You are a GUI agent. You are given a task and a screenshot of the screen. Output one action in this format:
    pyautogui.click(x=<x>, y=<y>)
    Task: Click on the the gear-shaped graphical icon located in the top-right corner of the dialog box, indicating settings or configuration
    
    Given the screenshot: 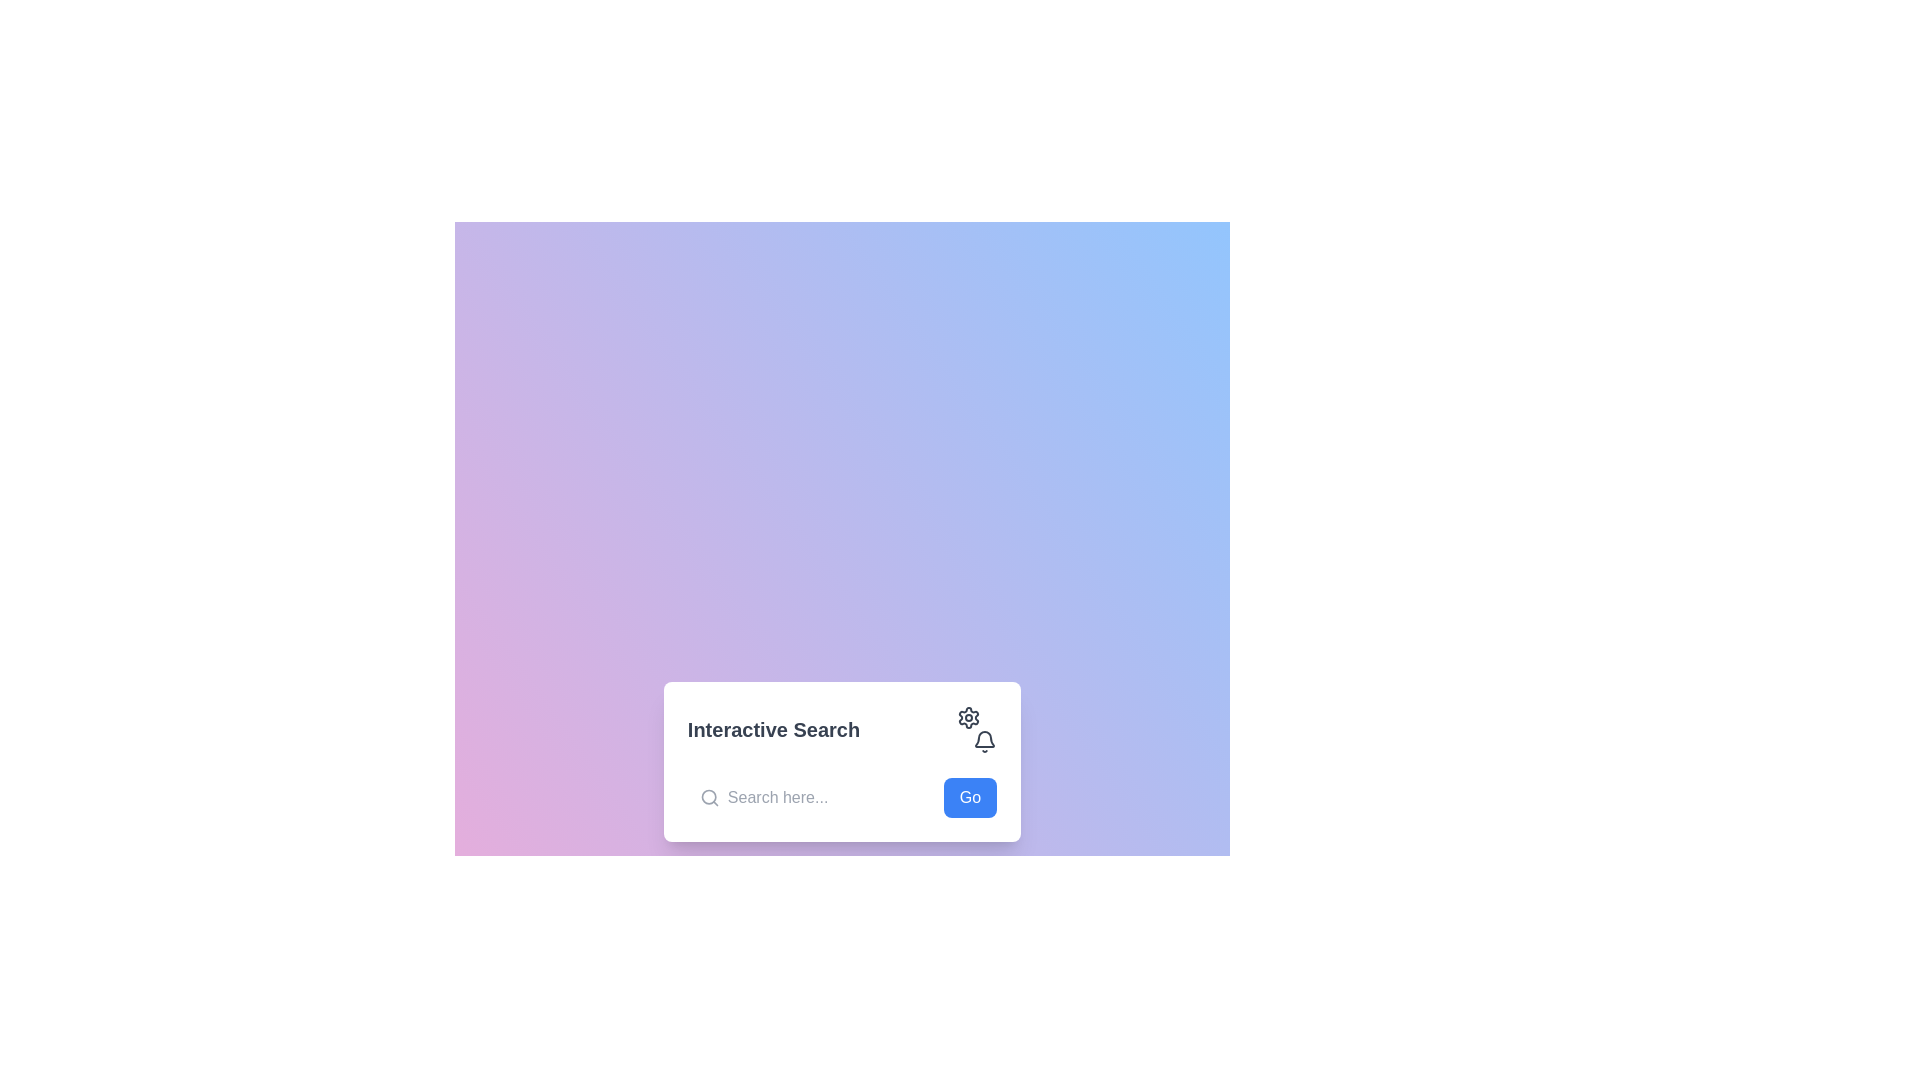 What is the action you would take?
    pyautogui.click(x=969, y=716)
    